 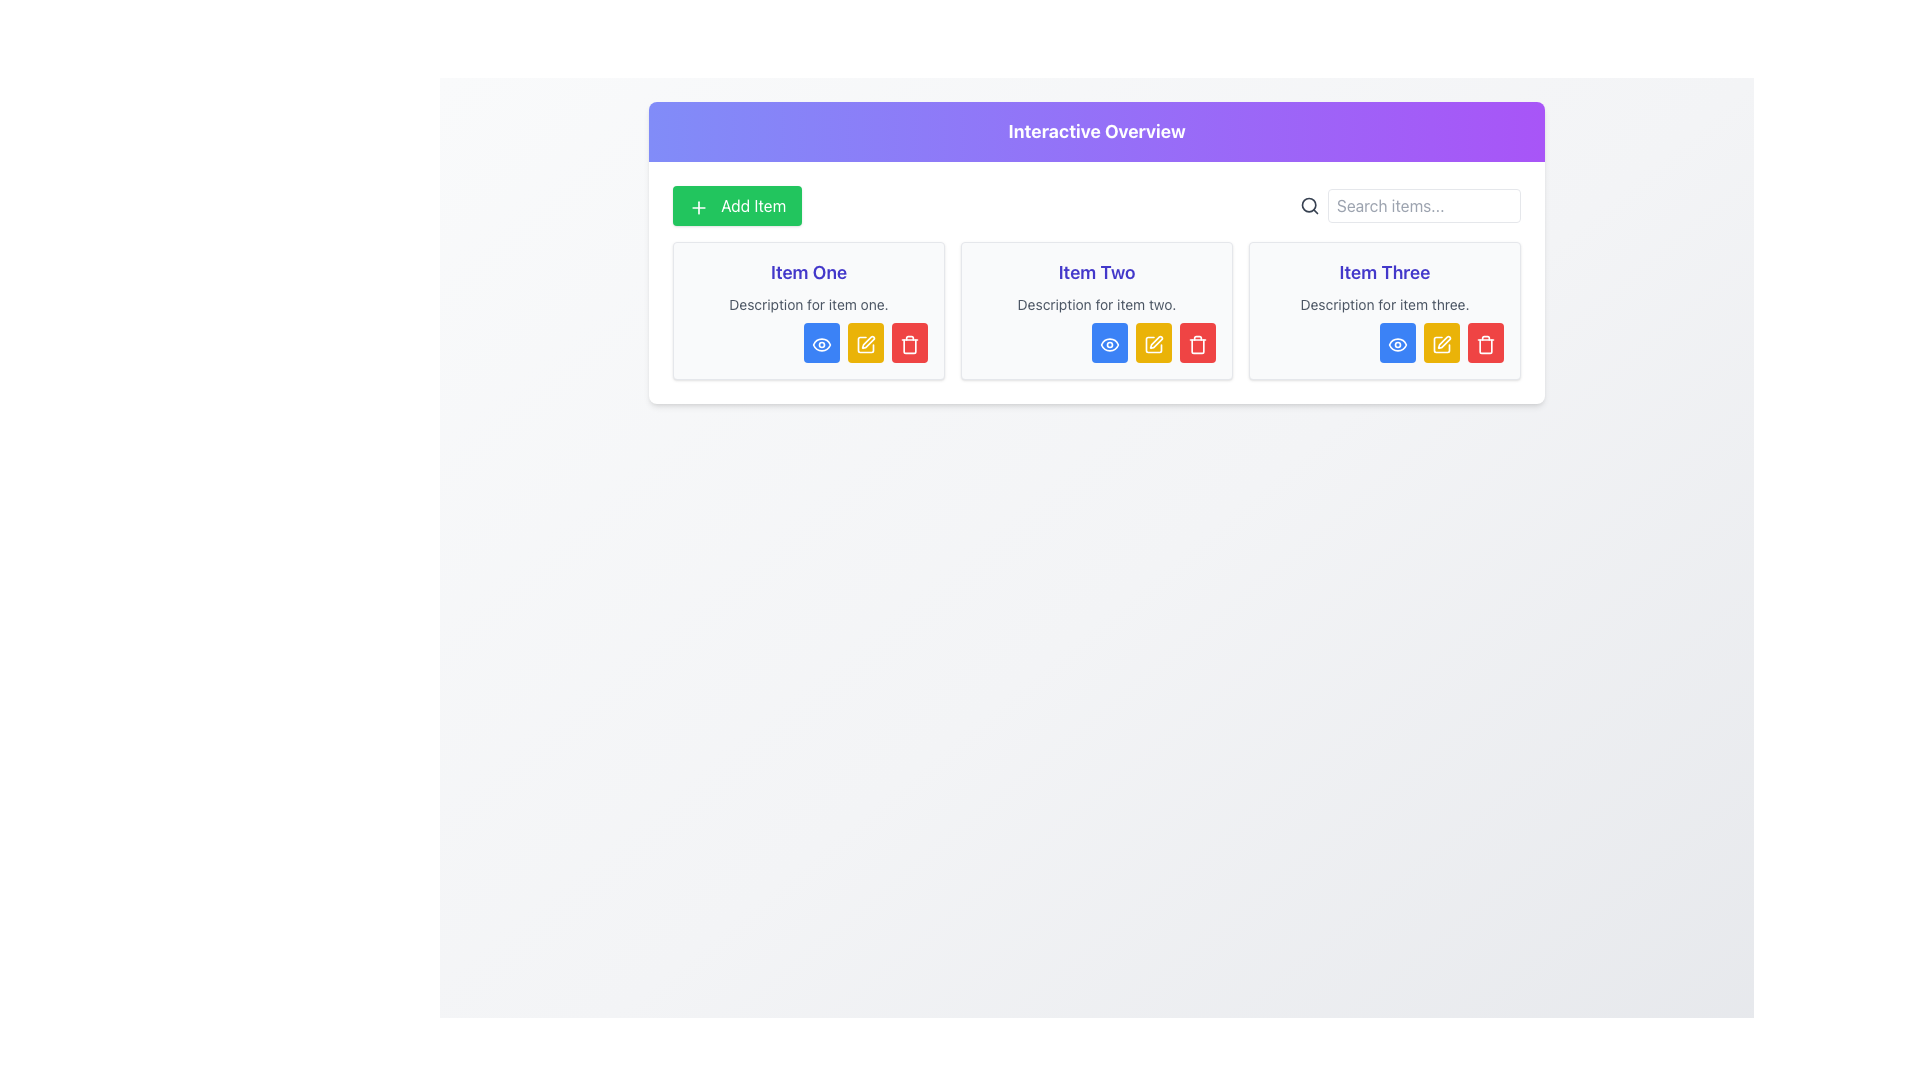 What do you see at coordinates (1409, 205) in the screenshot?
I see `the text input field with placeholder 'Search items...' to focus and enter text` at bounding box center [1409, 205].